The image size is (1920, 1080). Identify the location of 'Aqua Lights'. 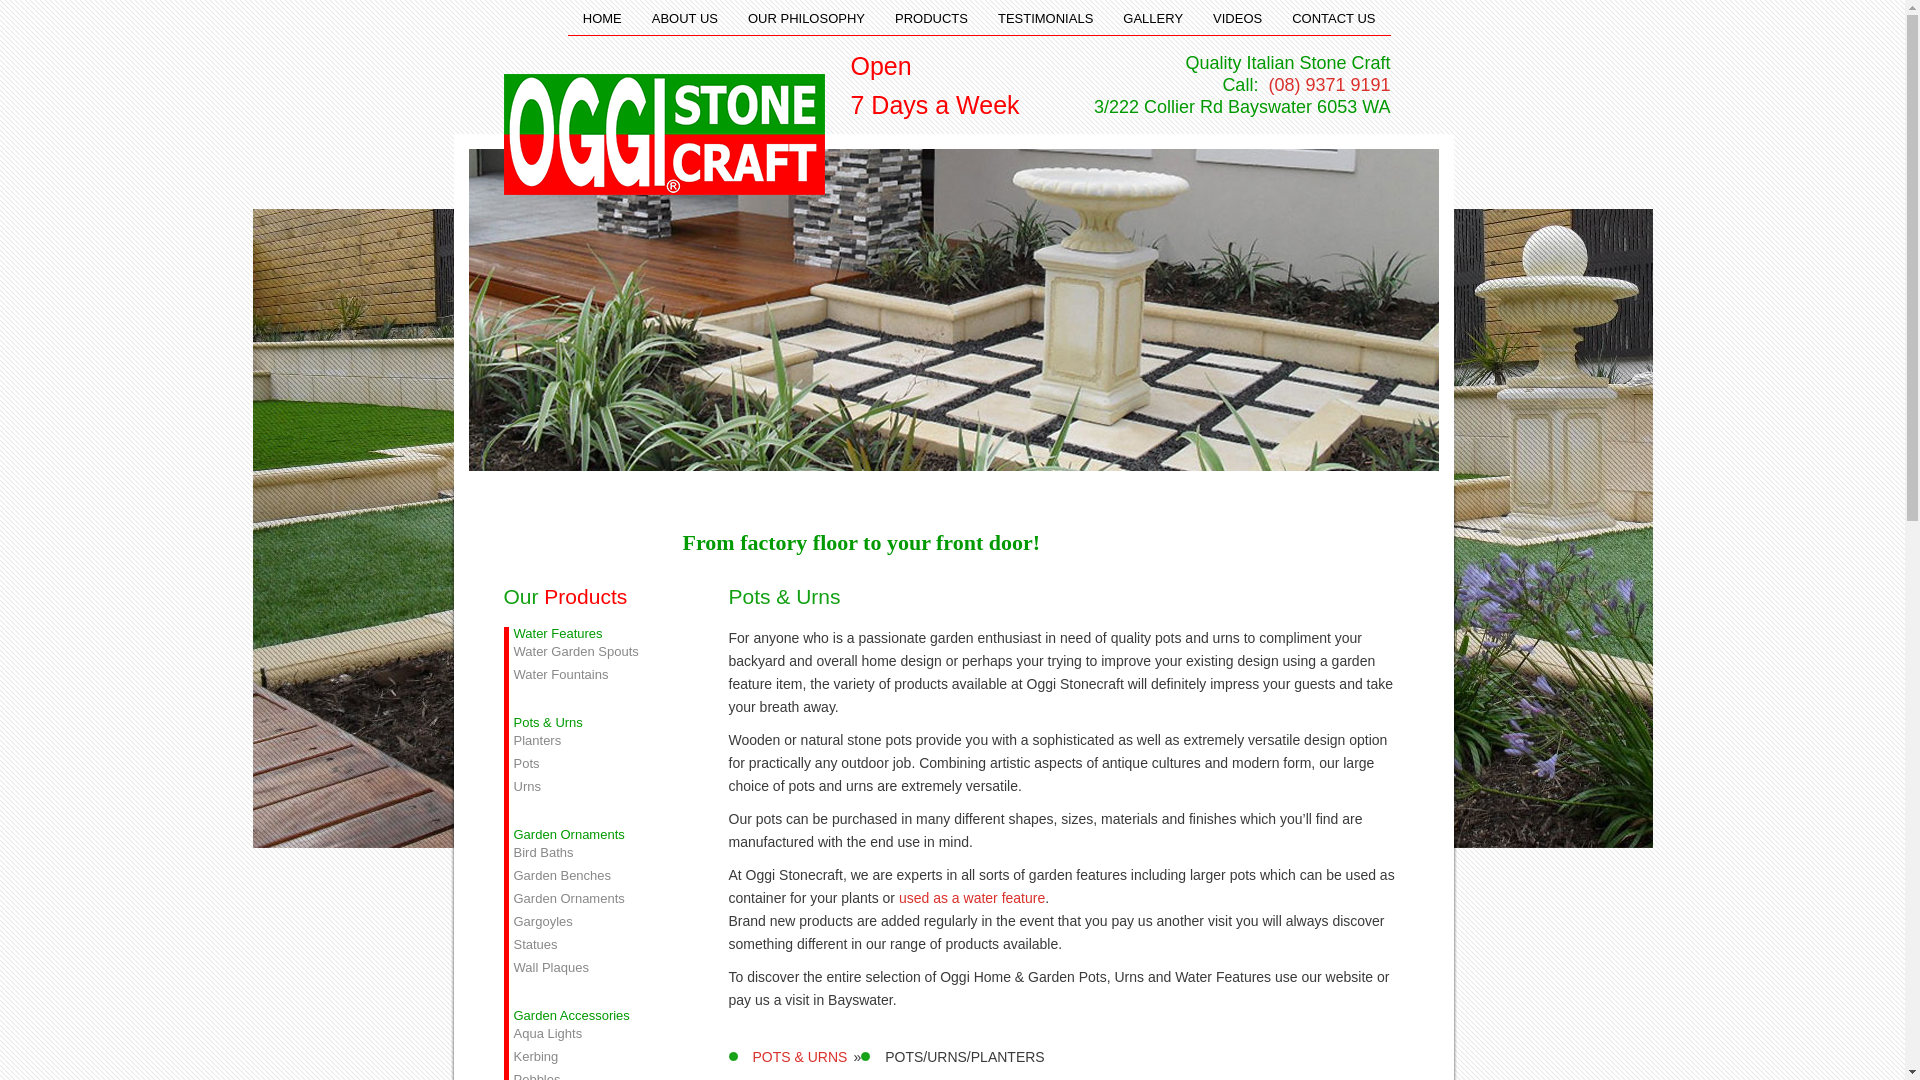
(595, 1033).